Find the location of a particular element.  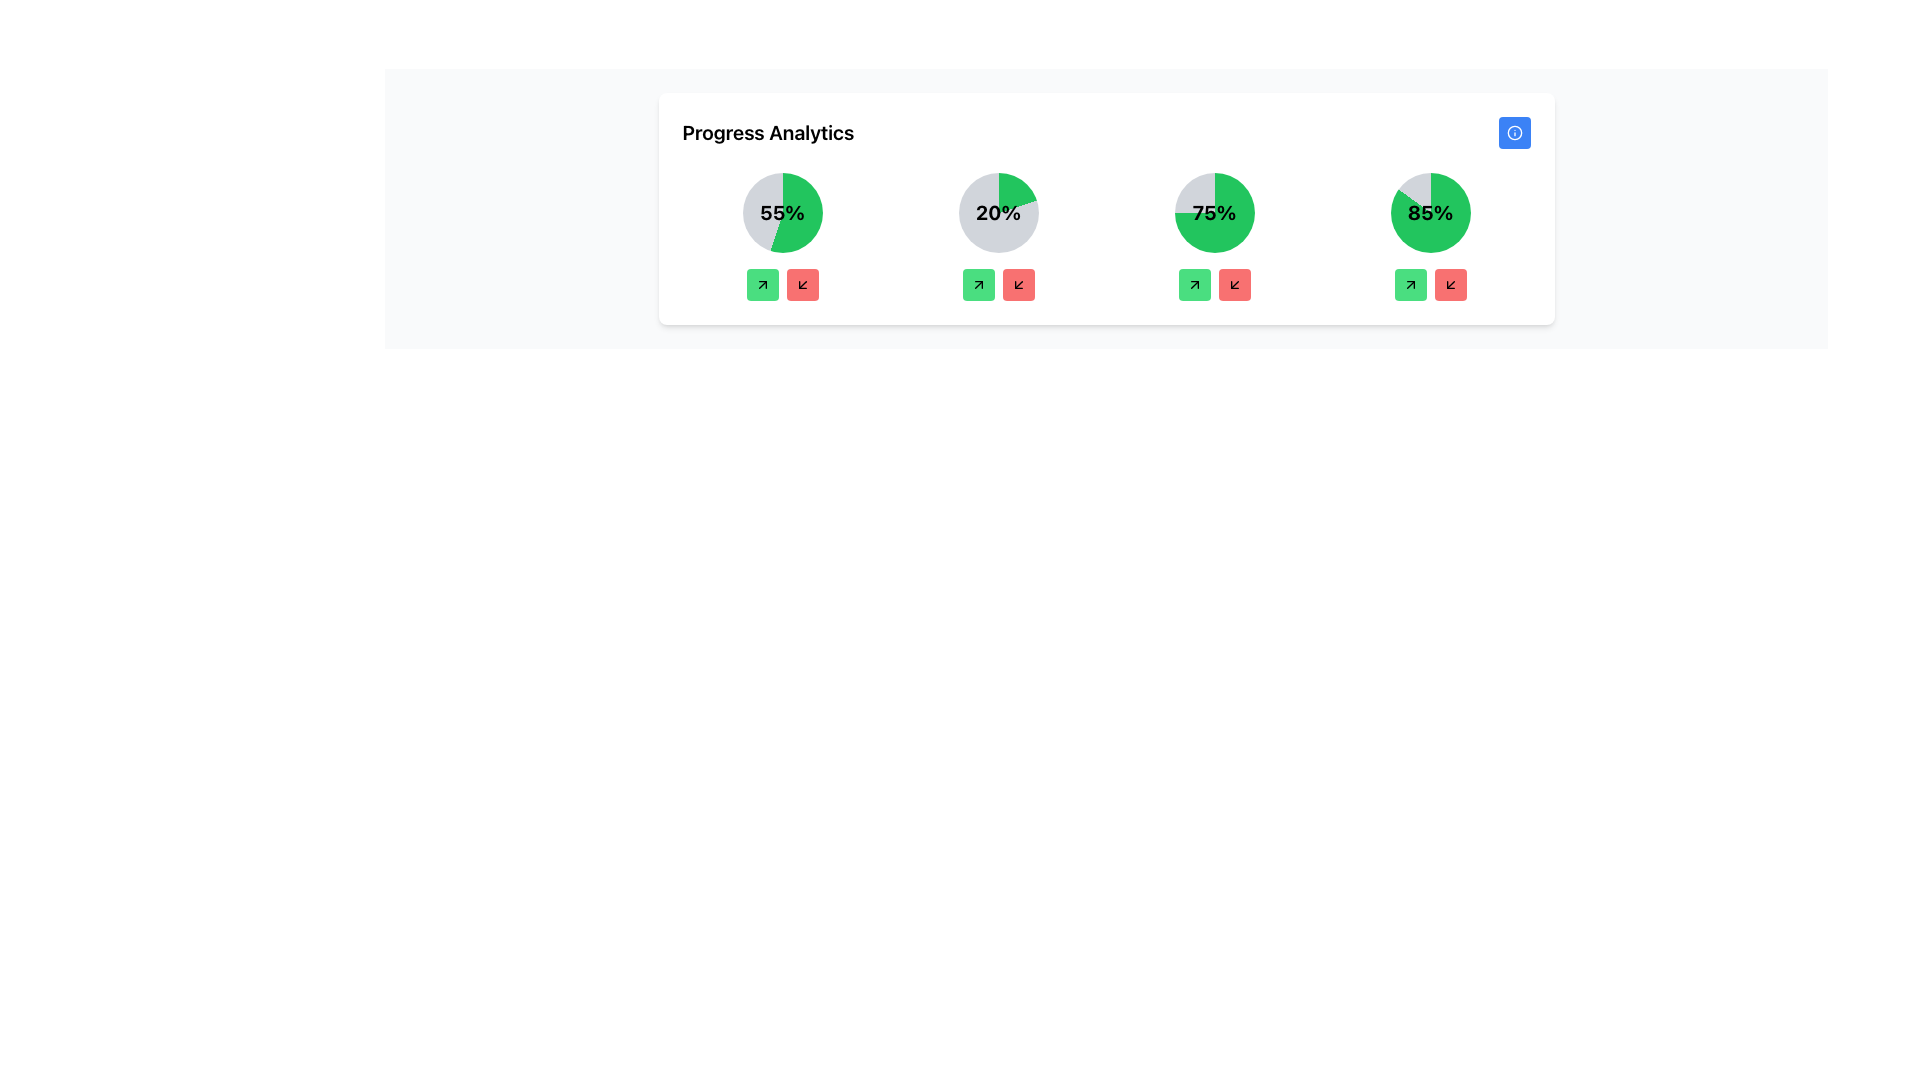

the second red button with a black arrow icon in the 'Progress Analytics' section is located at coordinates (1018, 285).